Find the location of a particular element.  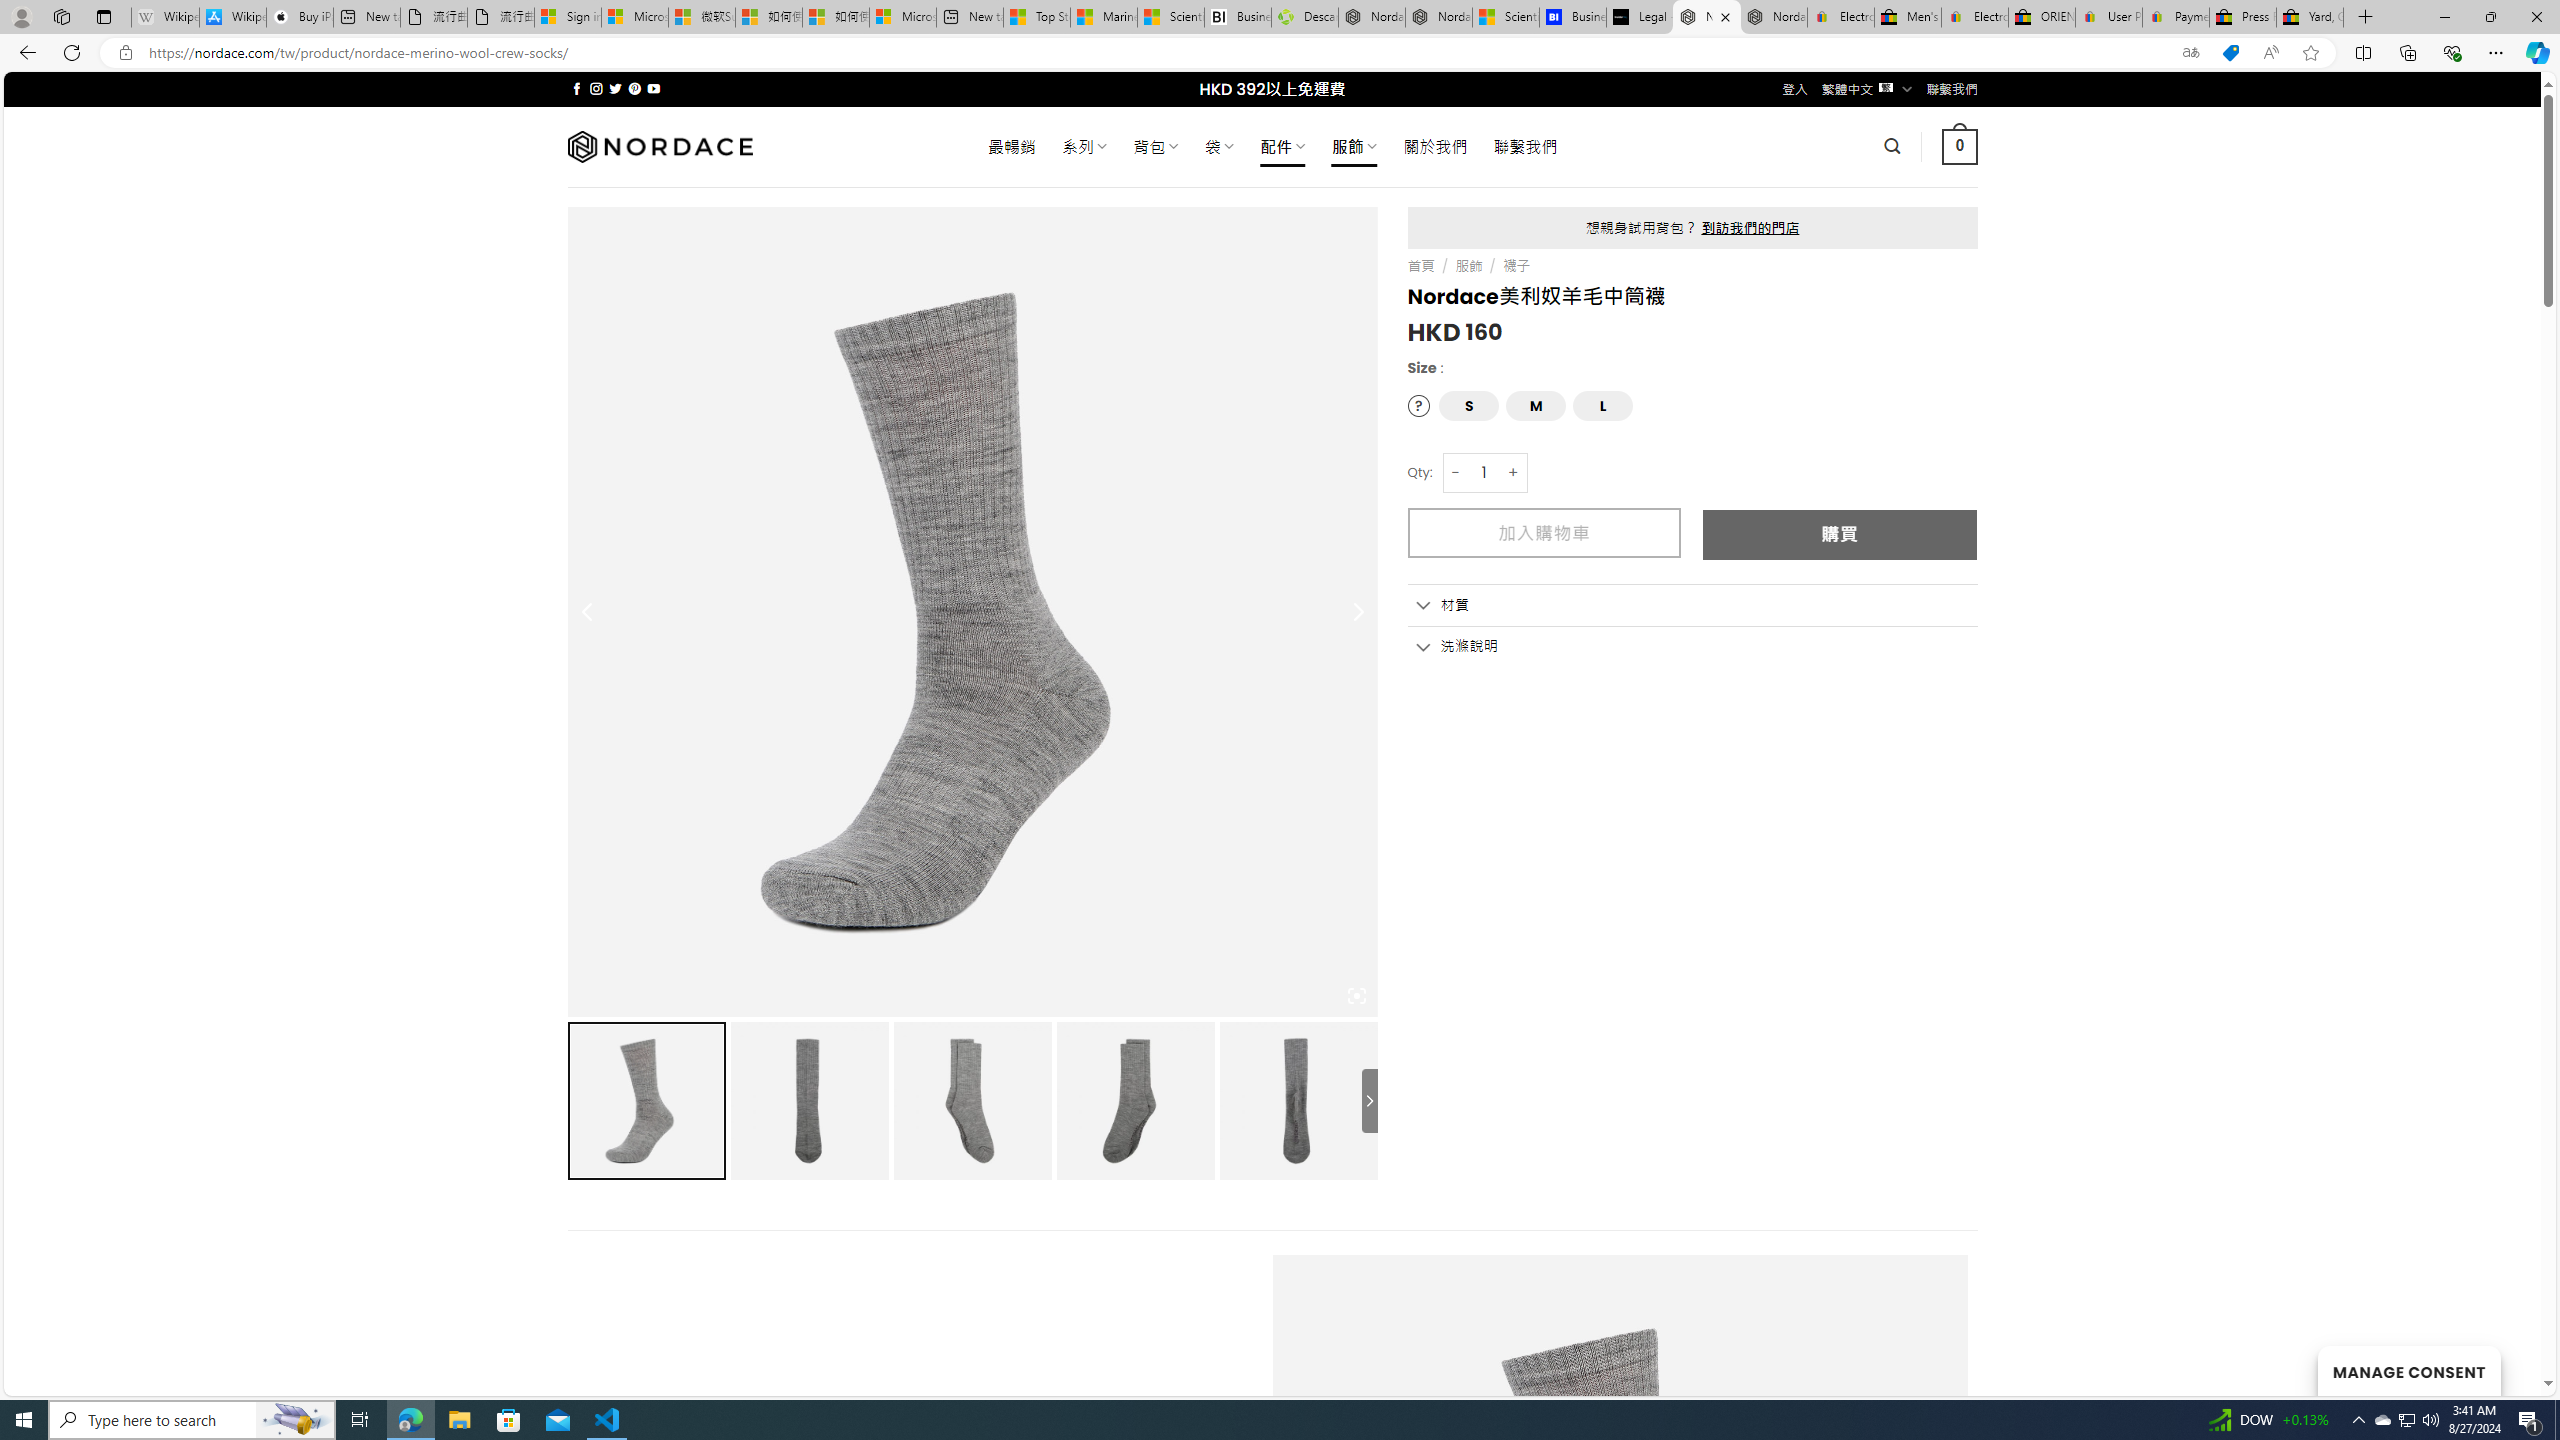

'Yard, Garden & Outdoor Living' is located at coordinates (2310, 16).